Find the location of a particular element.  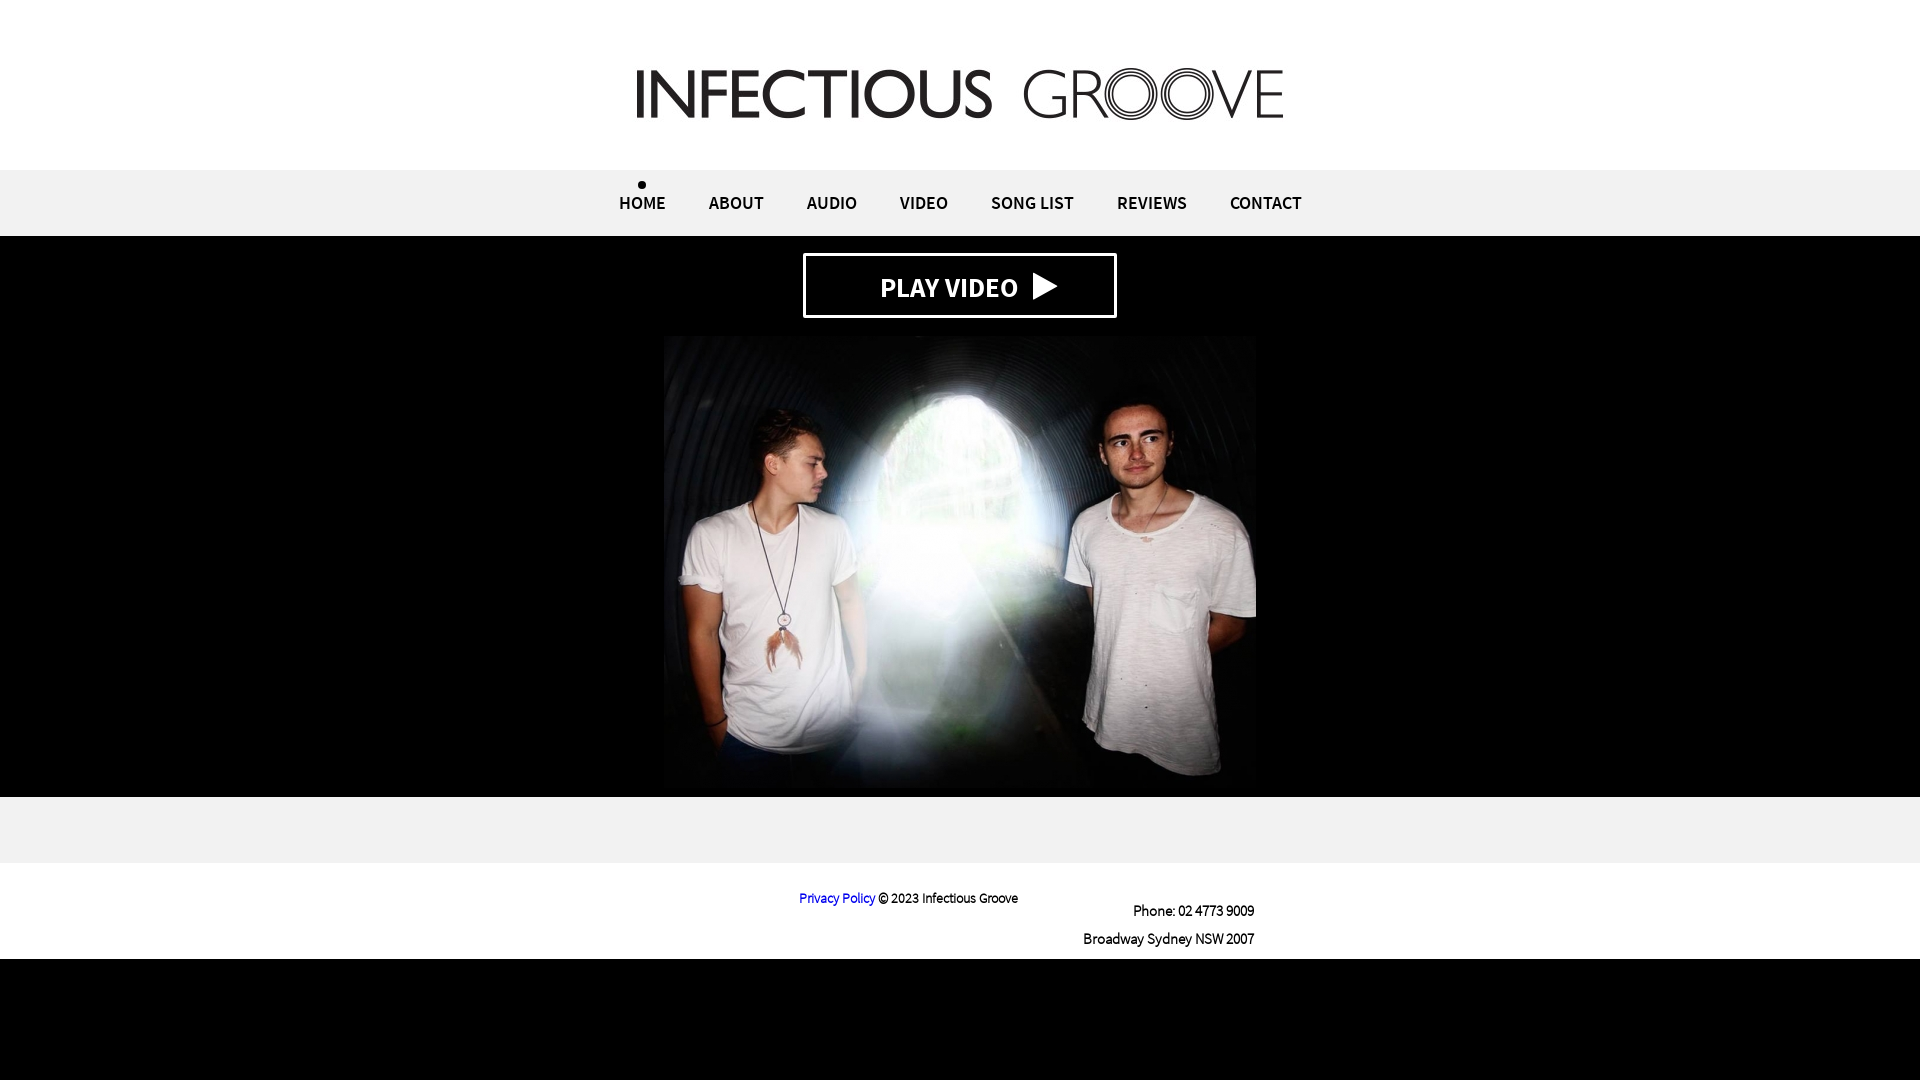

'Privacy Policy' is located at coordinates (797, 897).